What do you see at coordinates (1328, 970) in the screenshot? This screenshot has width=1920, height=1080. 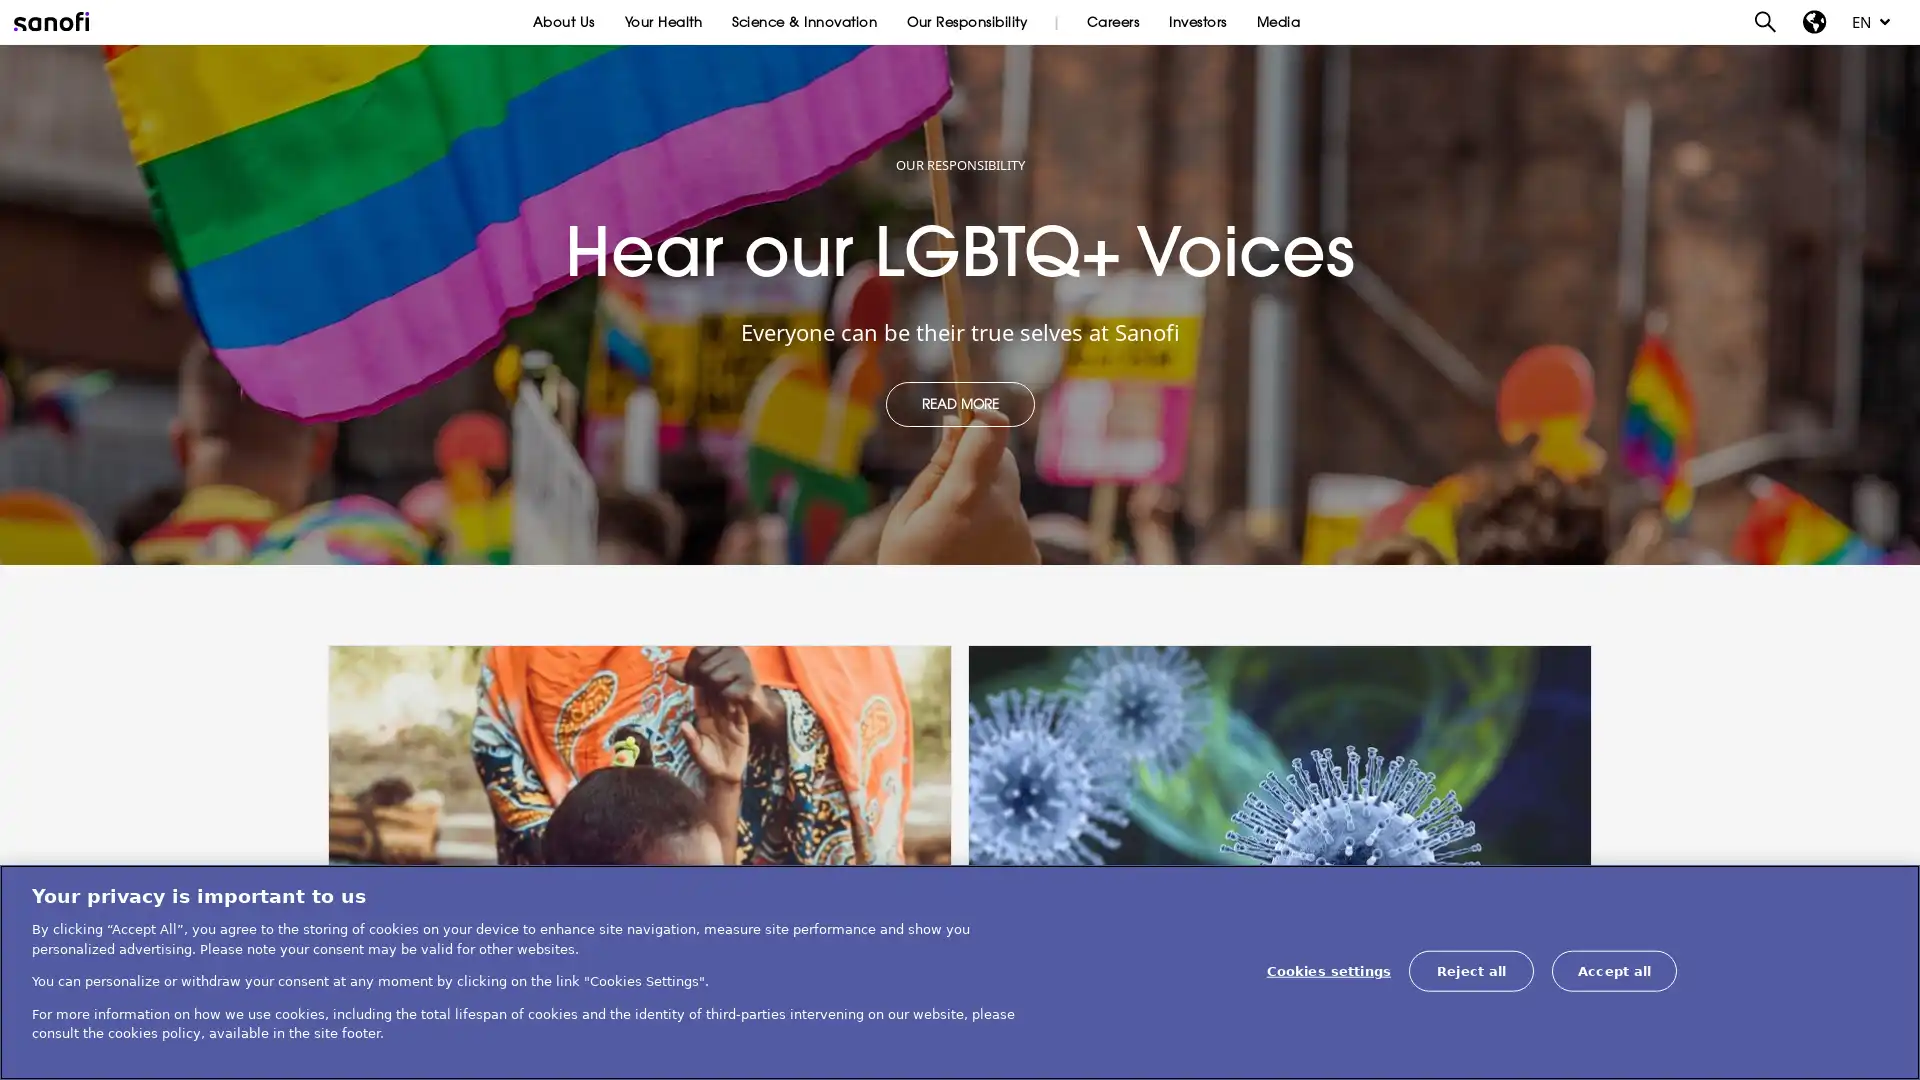 I see `Cookies settings` at bounding box center [1328, 970].